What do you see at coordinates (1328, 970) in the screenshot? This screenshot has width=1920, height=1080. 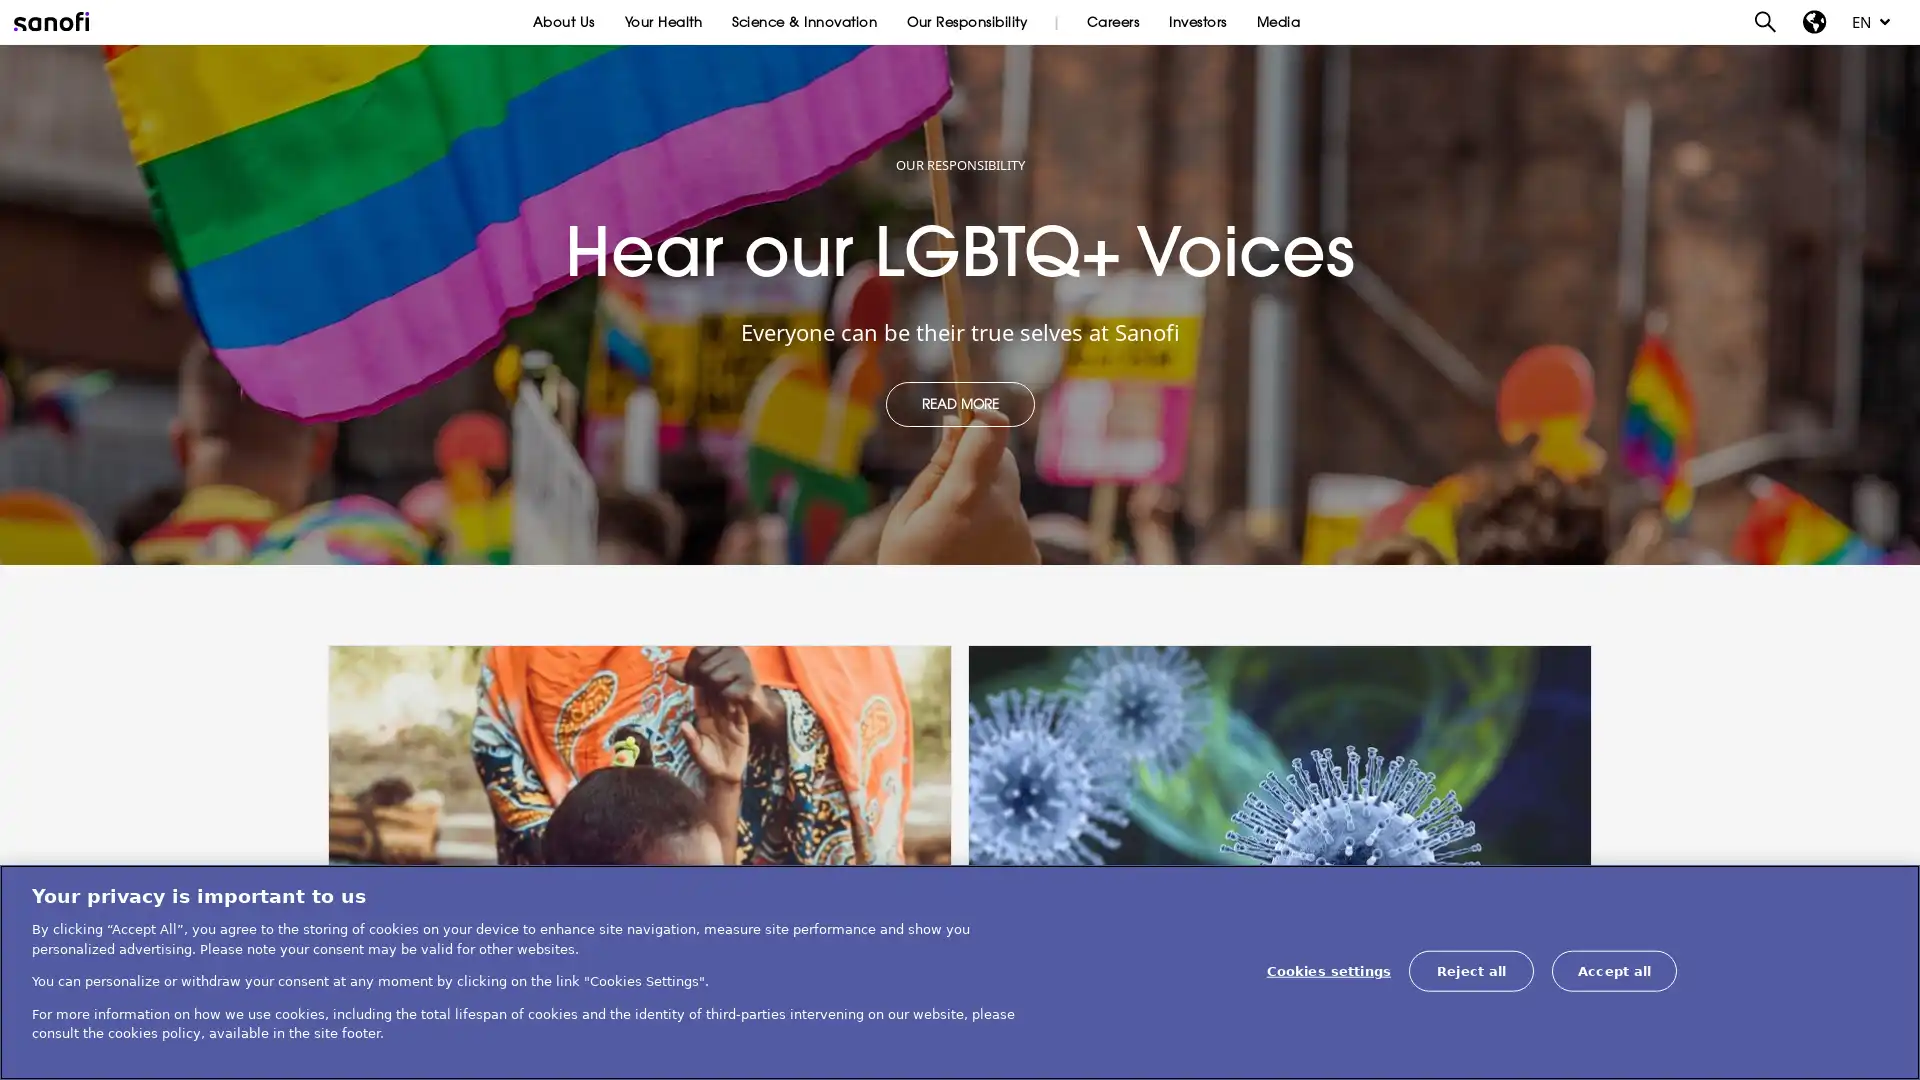 I see `Cookies settings` at bounding box center [1328, 970].